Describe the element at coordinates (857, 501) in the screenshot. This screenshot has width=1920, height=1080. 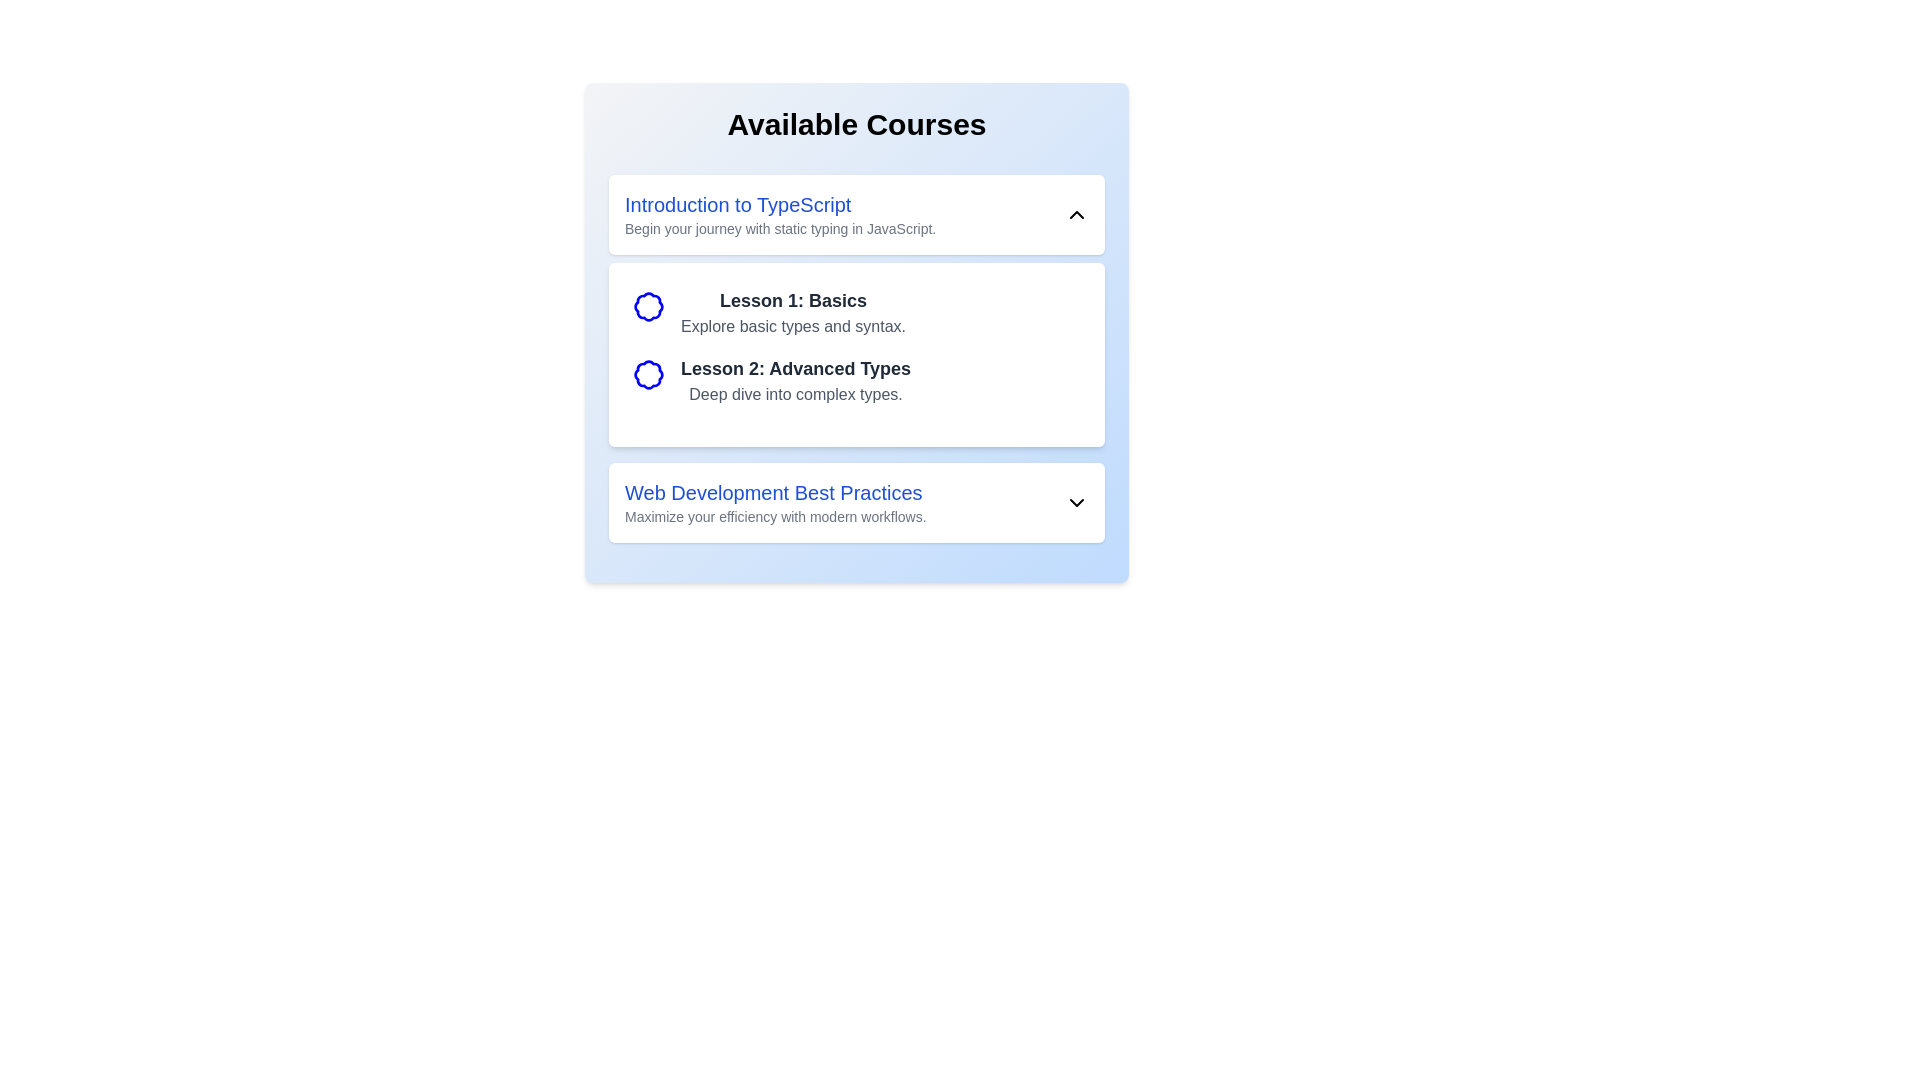
I see `the 'Web Development Best Practices' button in the 'Available Courses' section` at that location.